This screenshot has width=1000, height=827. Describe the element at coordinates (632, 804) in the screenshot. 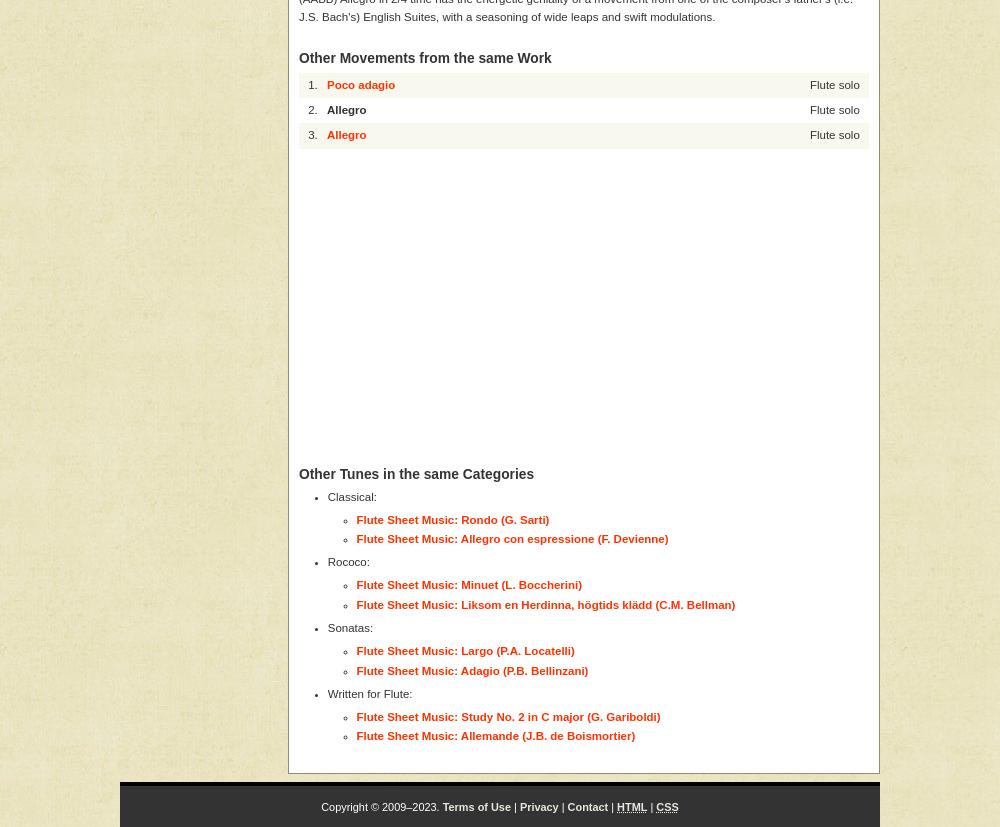

I see `'HTML'` at that location.